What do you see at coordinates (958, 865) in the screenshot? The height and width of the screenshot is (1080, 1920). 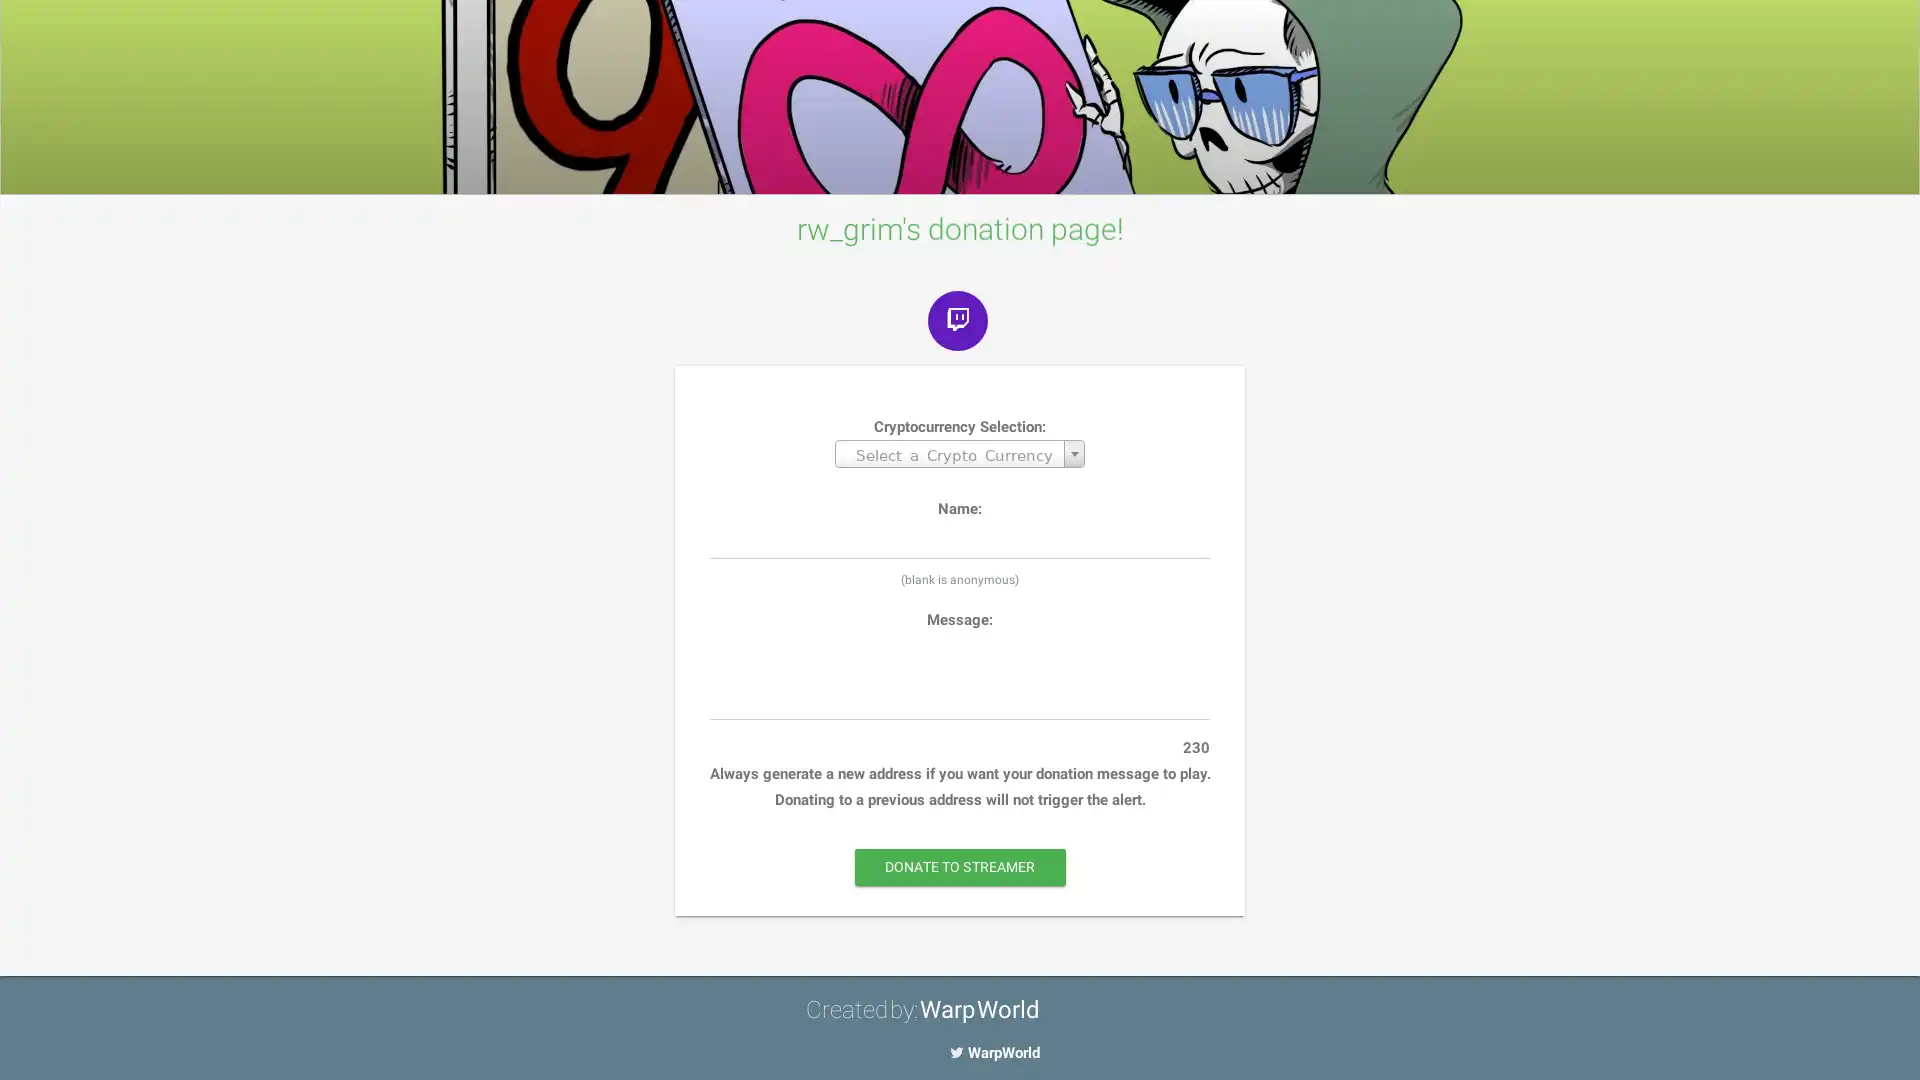 I see `DONATE TO STREAMER` at bounding box center [958, 865].